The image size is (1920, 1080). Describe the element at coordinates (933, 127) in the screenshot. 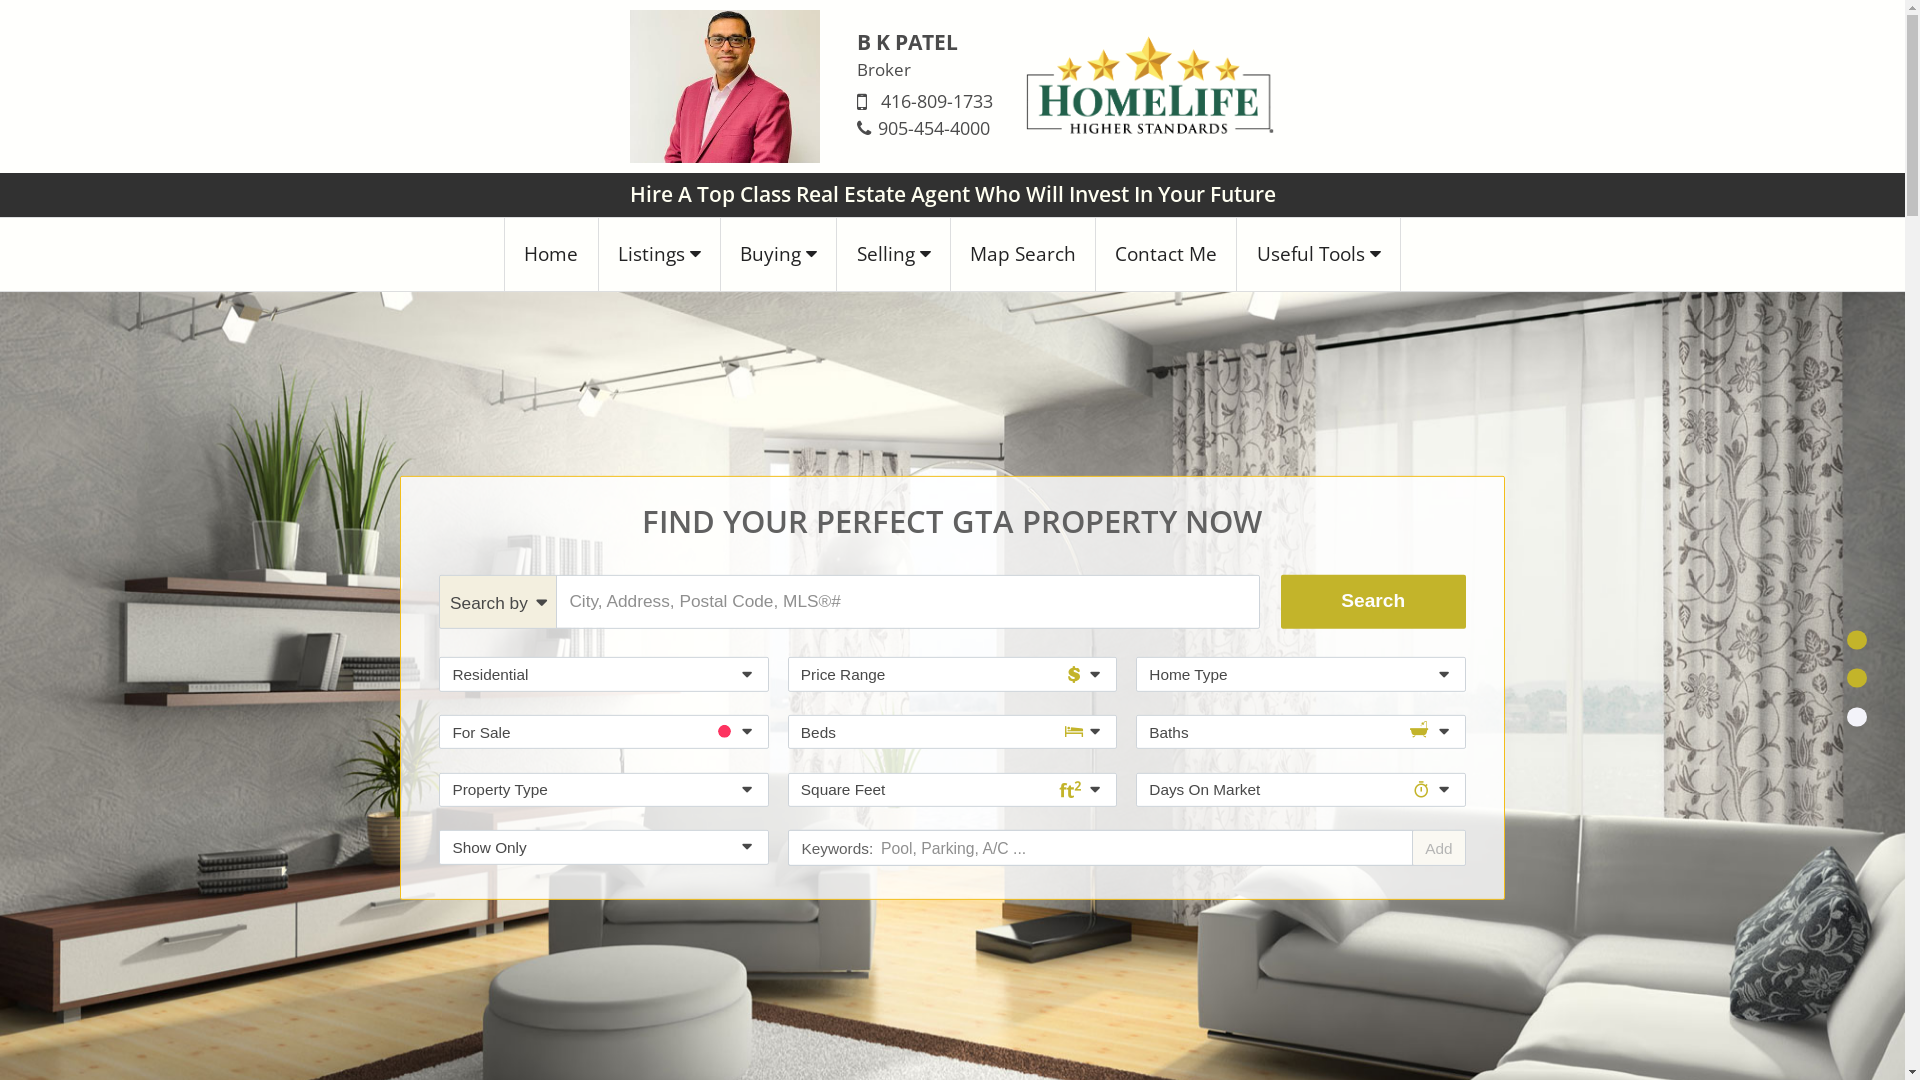

I see `'905-454-4000'` at that location.